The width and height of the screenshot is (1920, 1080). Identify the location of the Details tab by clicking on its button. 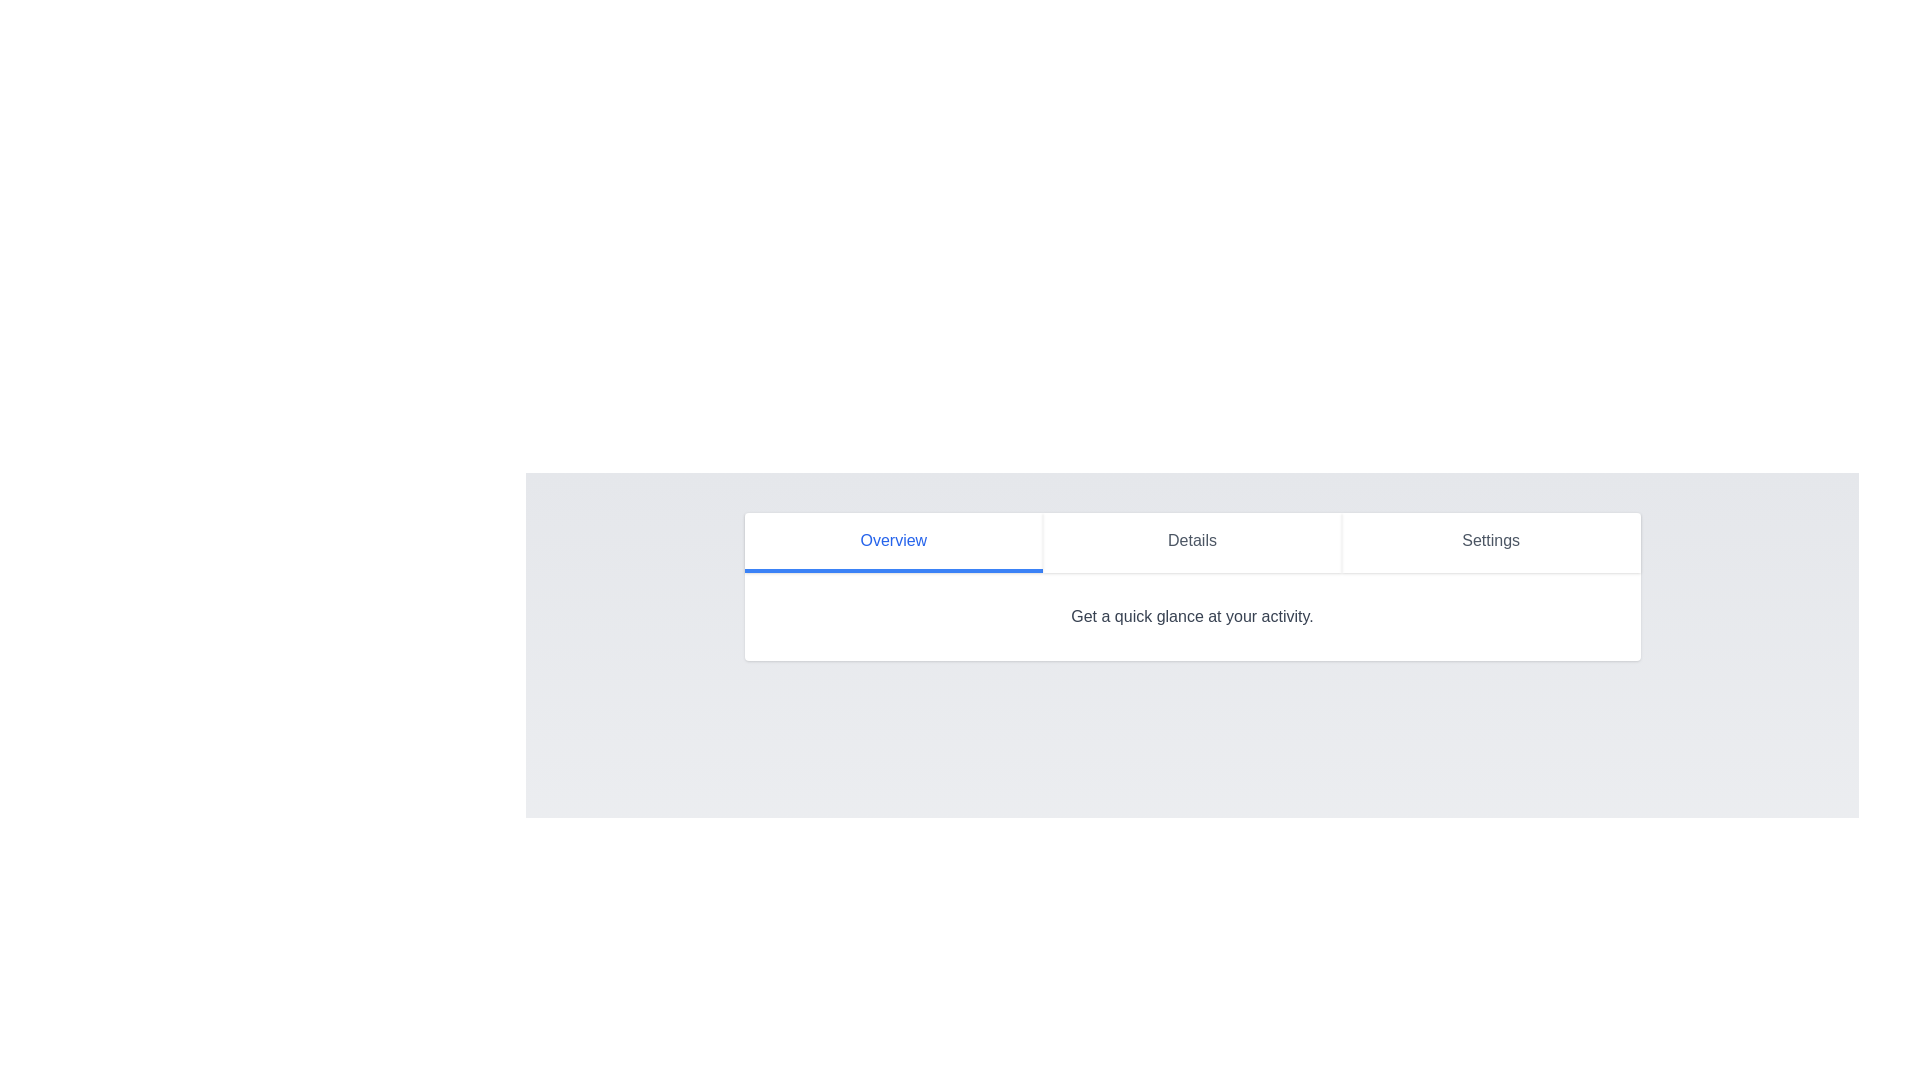
(1192, 543).